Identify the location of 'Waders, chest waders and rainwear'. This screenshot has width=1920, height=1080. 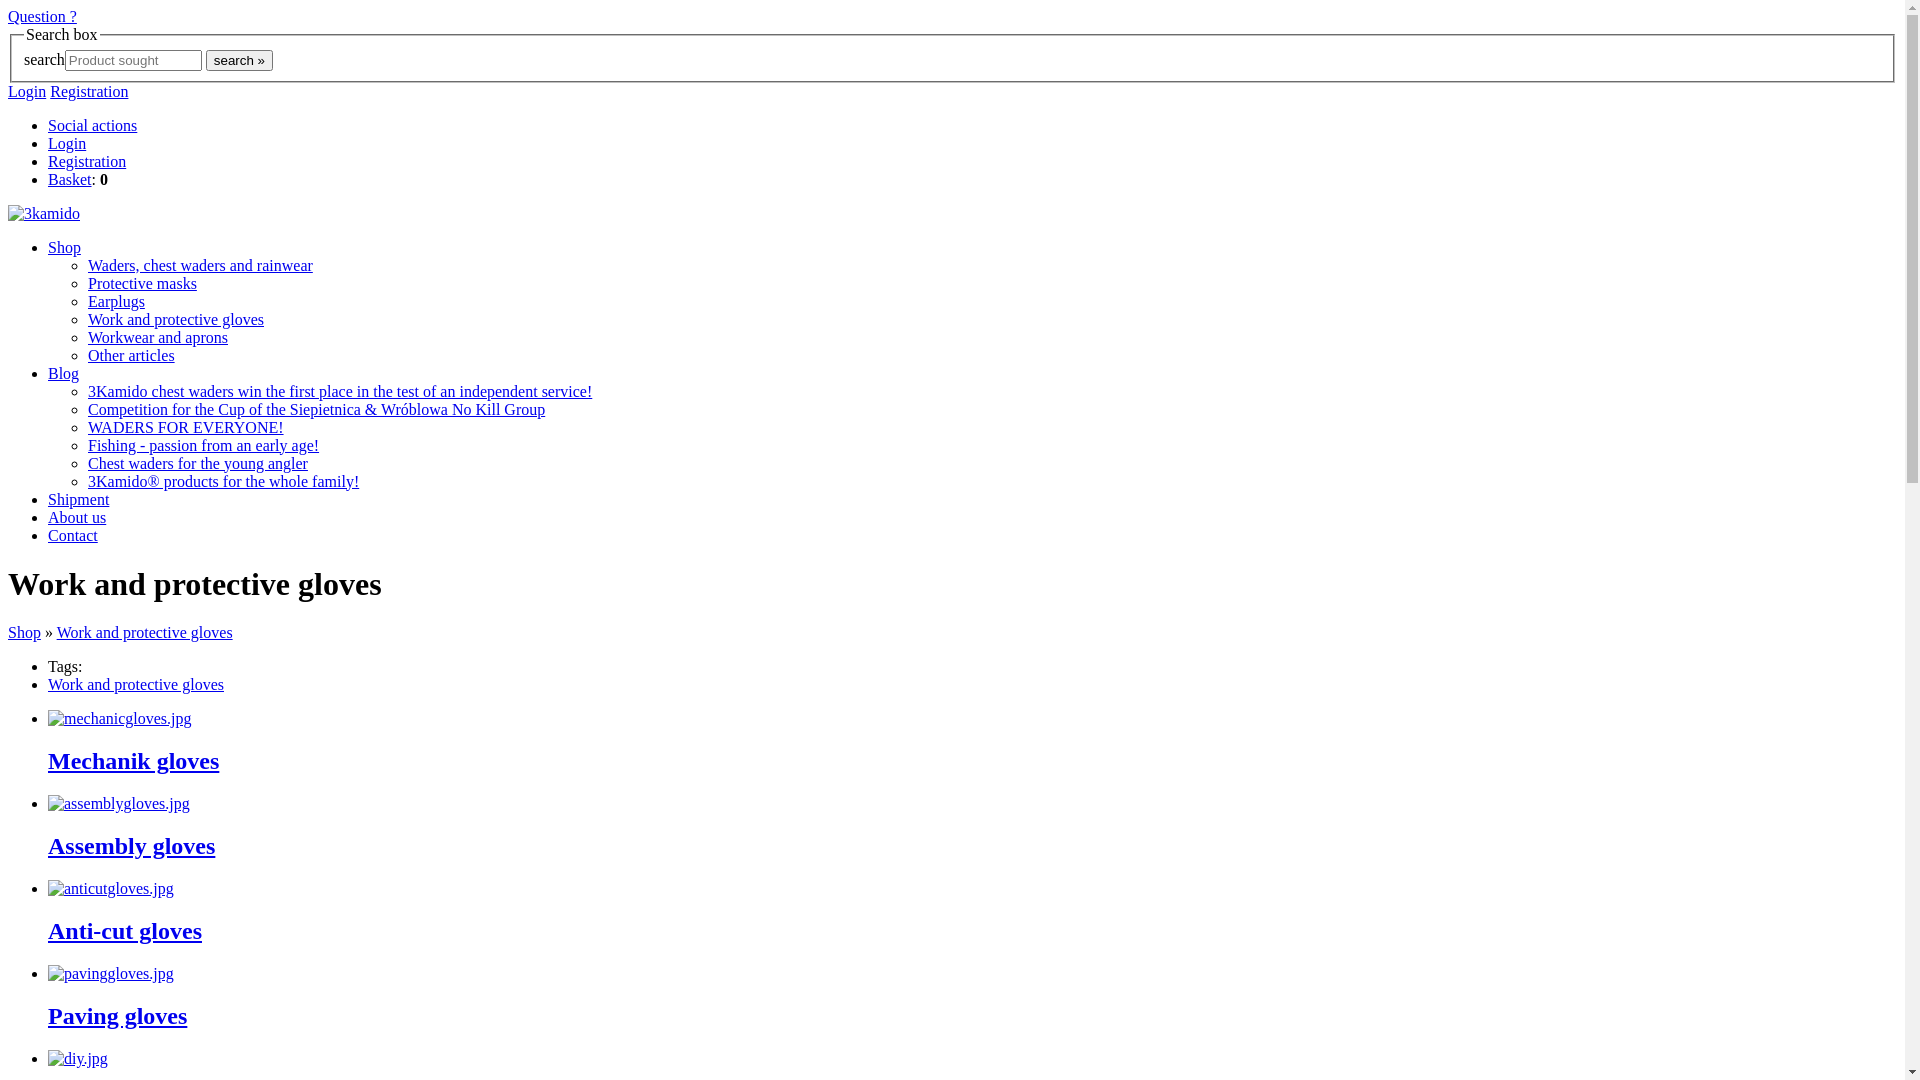
(86, 264).